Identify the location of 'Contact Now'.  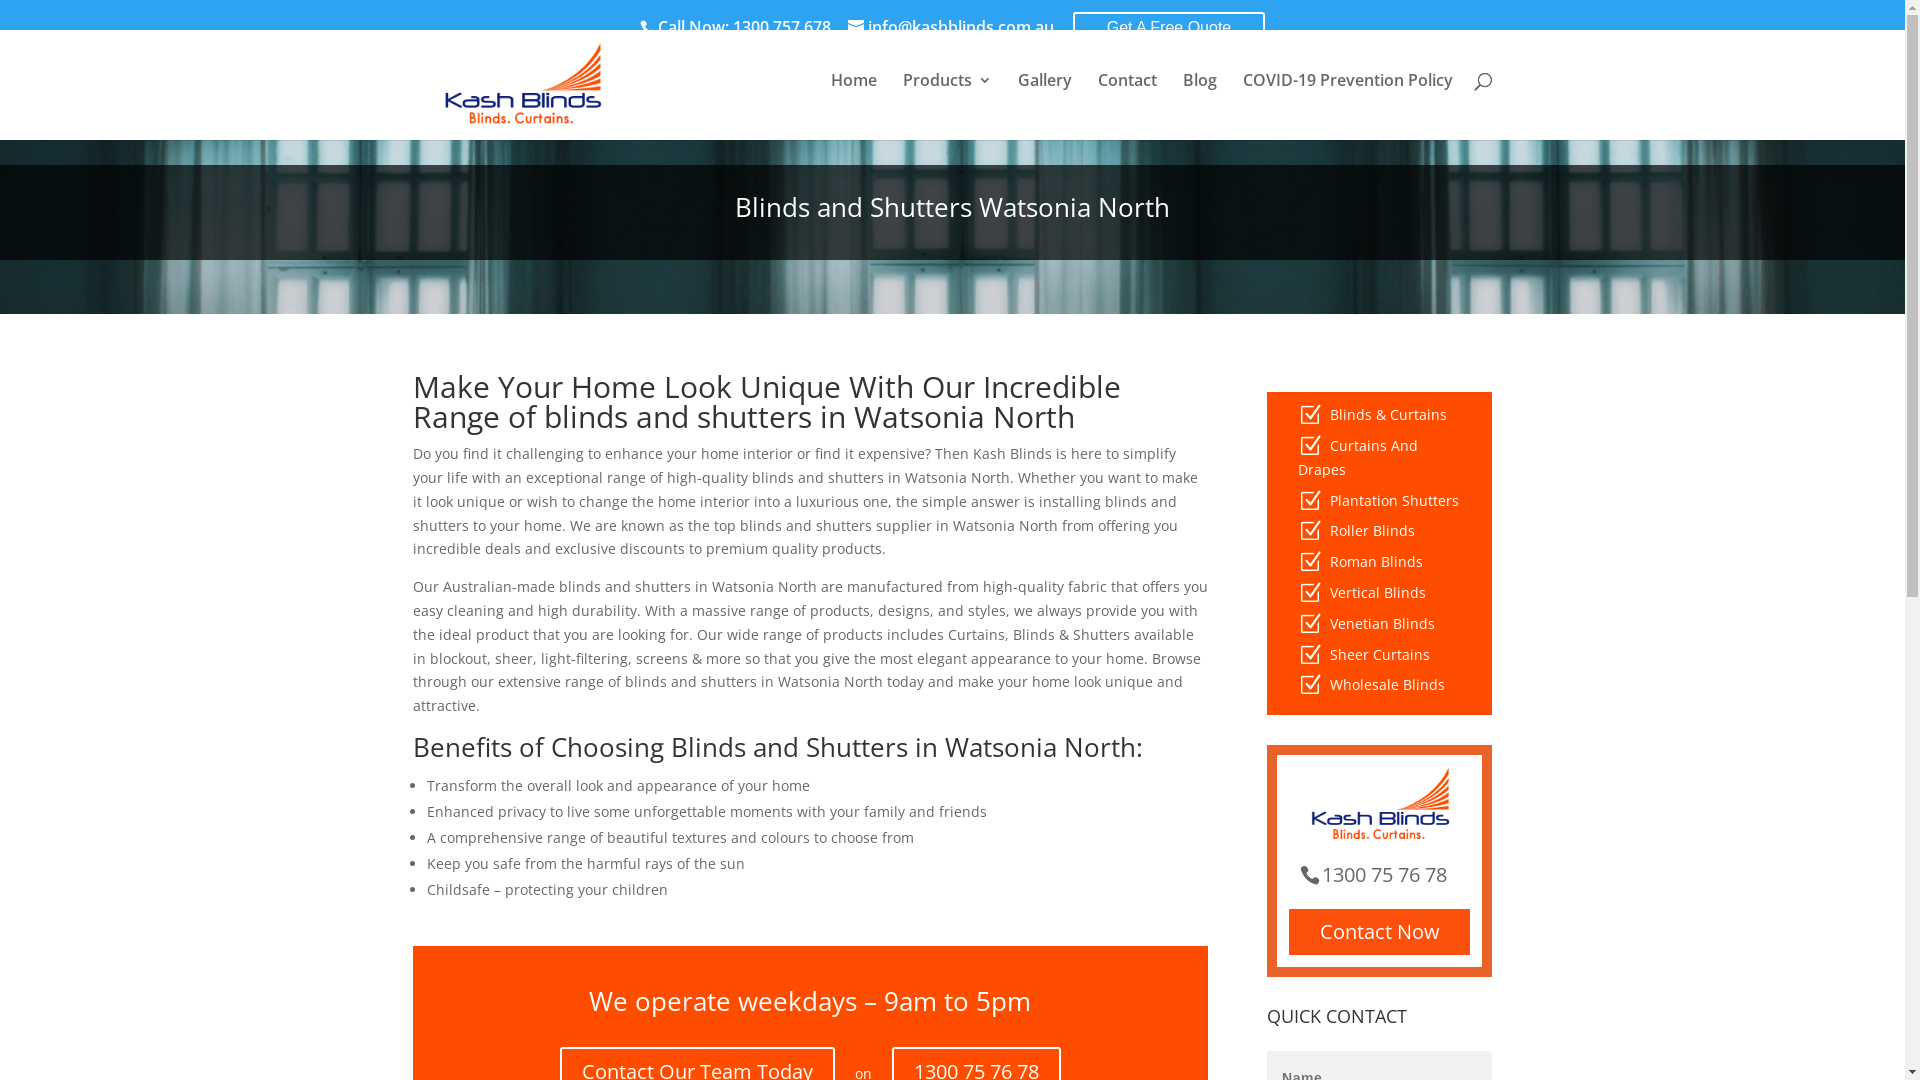
(1378, 932).